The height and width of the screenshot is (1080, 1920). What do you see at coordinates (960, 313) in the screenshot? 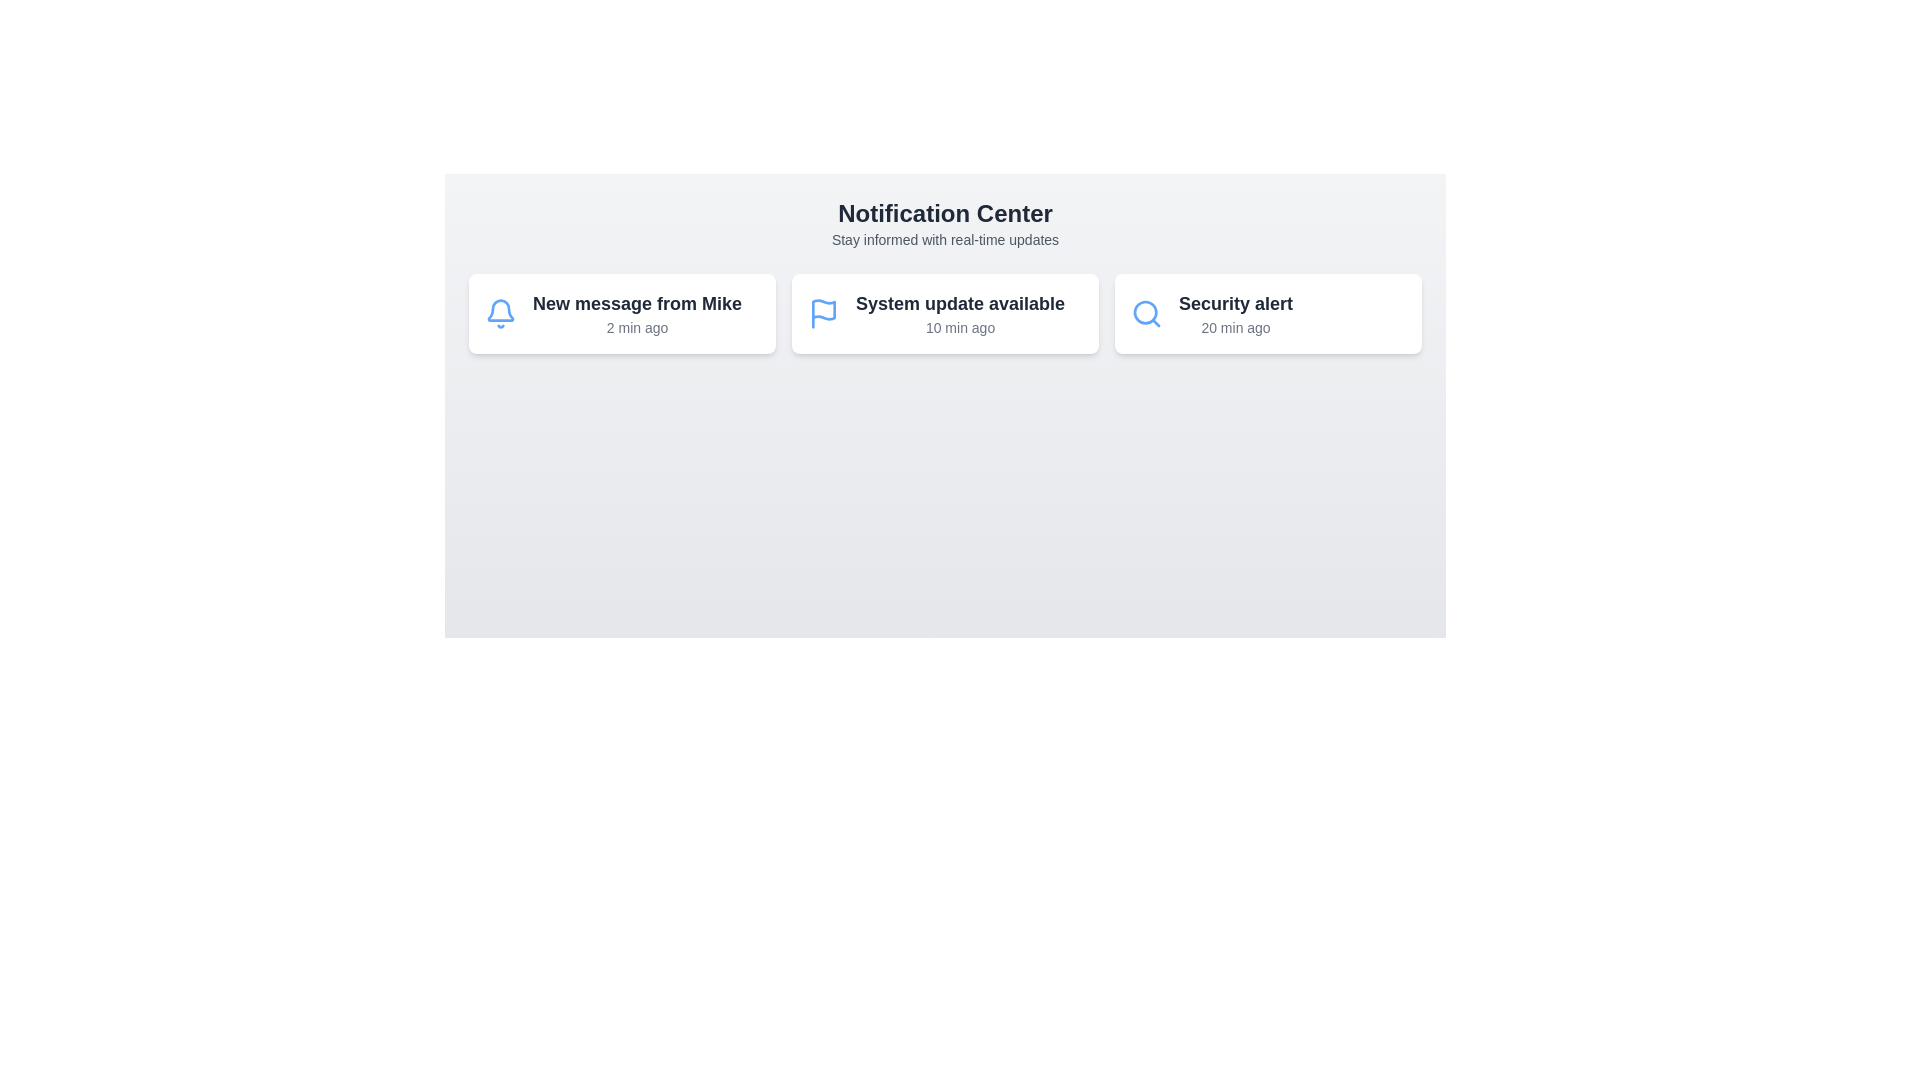
I see `the notification detail text block providing the title and timestamp of a system update, located in the central notification card below the title 'System update available'` at bounding box center [960, 313].